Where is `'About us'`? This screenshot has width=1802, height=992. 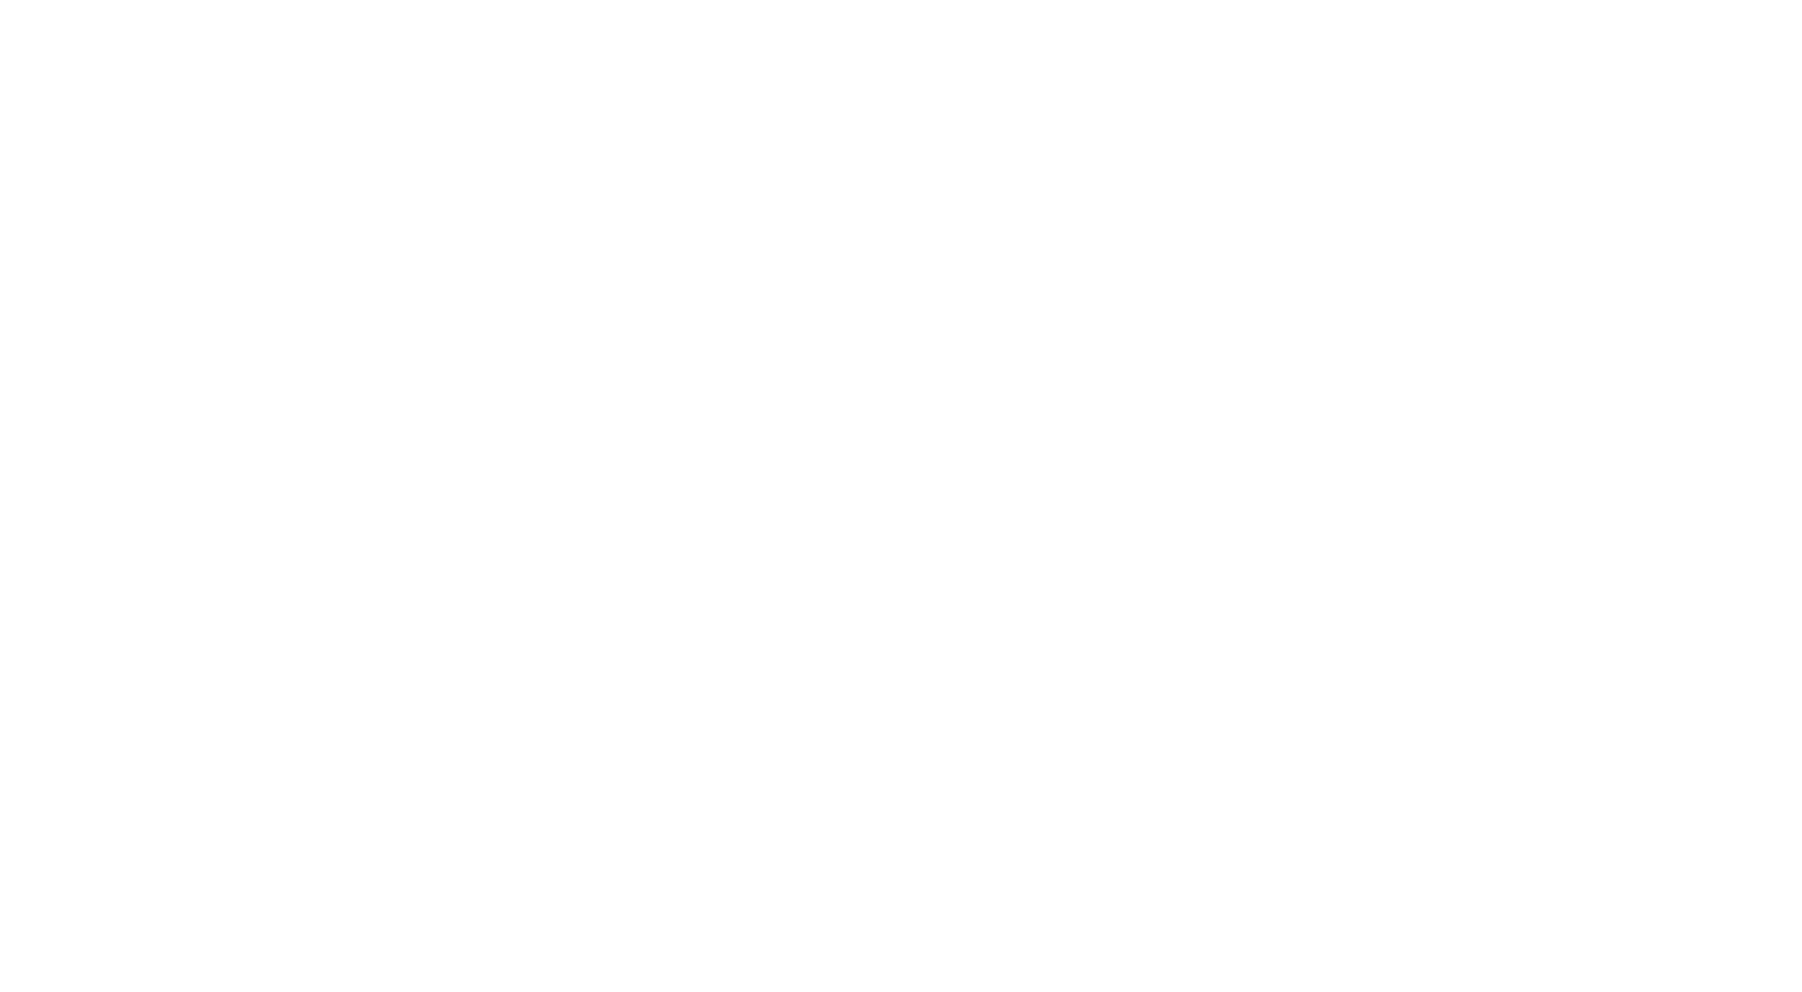
'About us' is located at coordinates (493, 843).